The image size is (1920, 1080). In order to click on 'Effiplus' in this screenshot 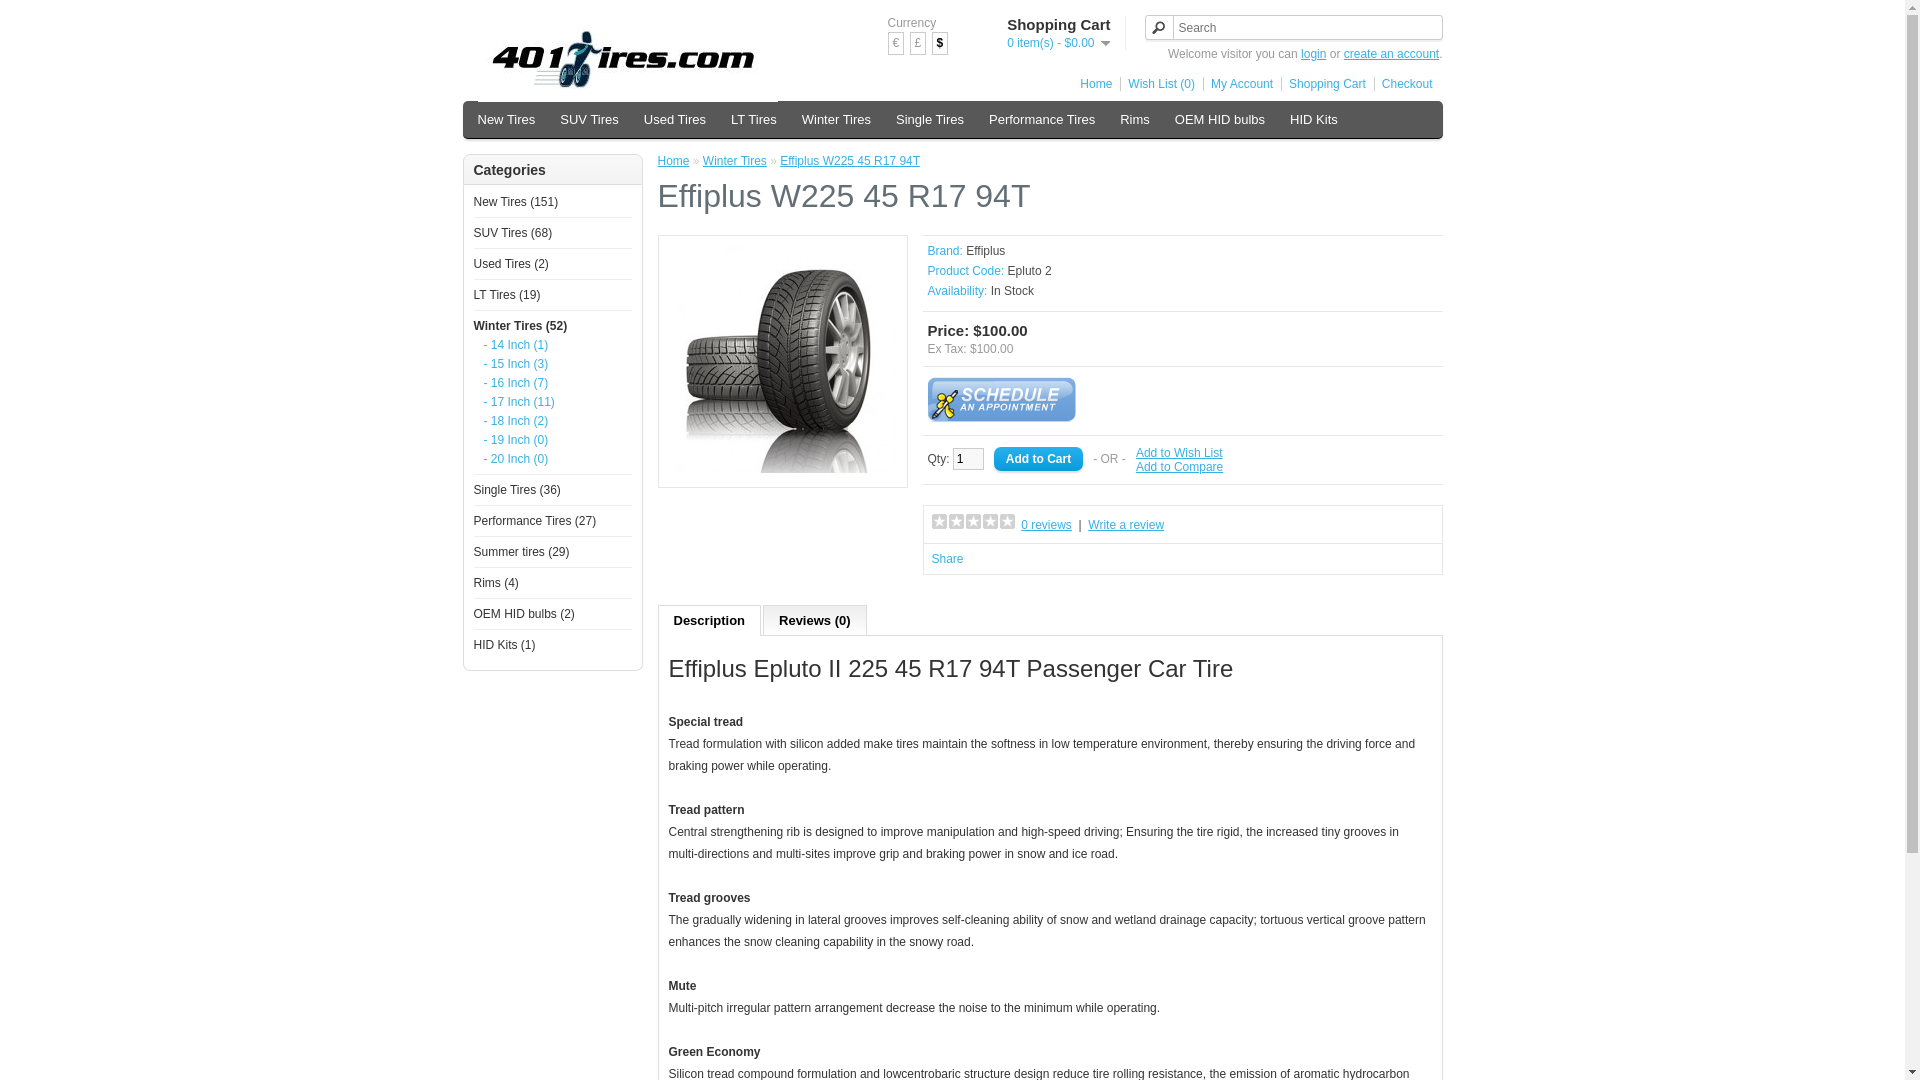, I will do `click(985, 249)`.